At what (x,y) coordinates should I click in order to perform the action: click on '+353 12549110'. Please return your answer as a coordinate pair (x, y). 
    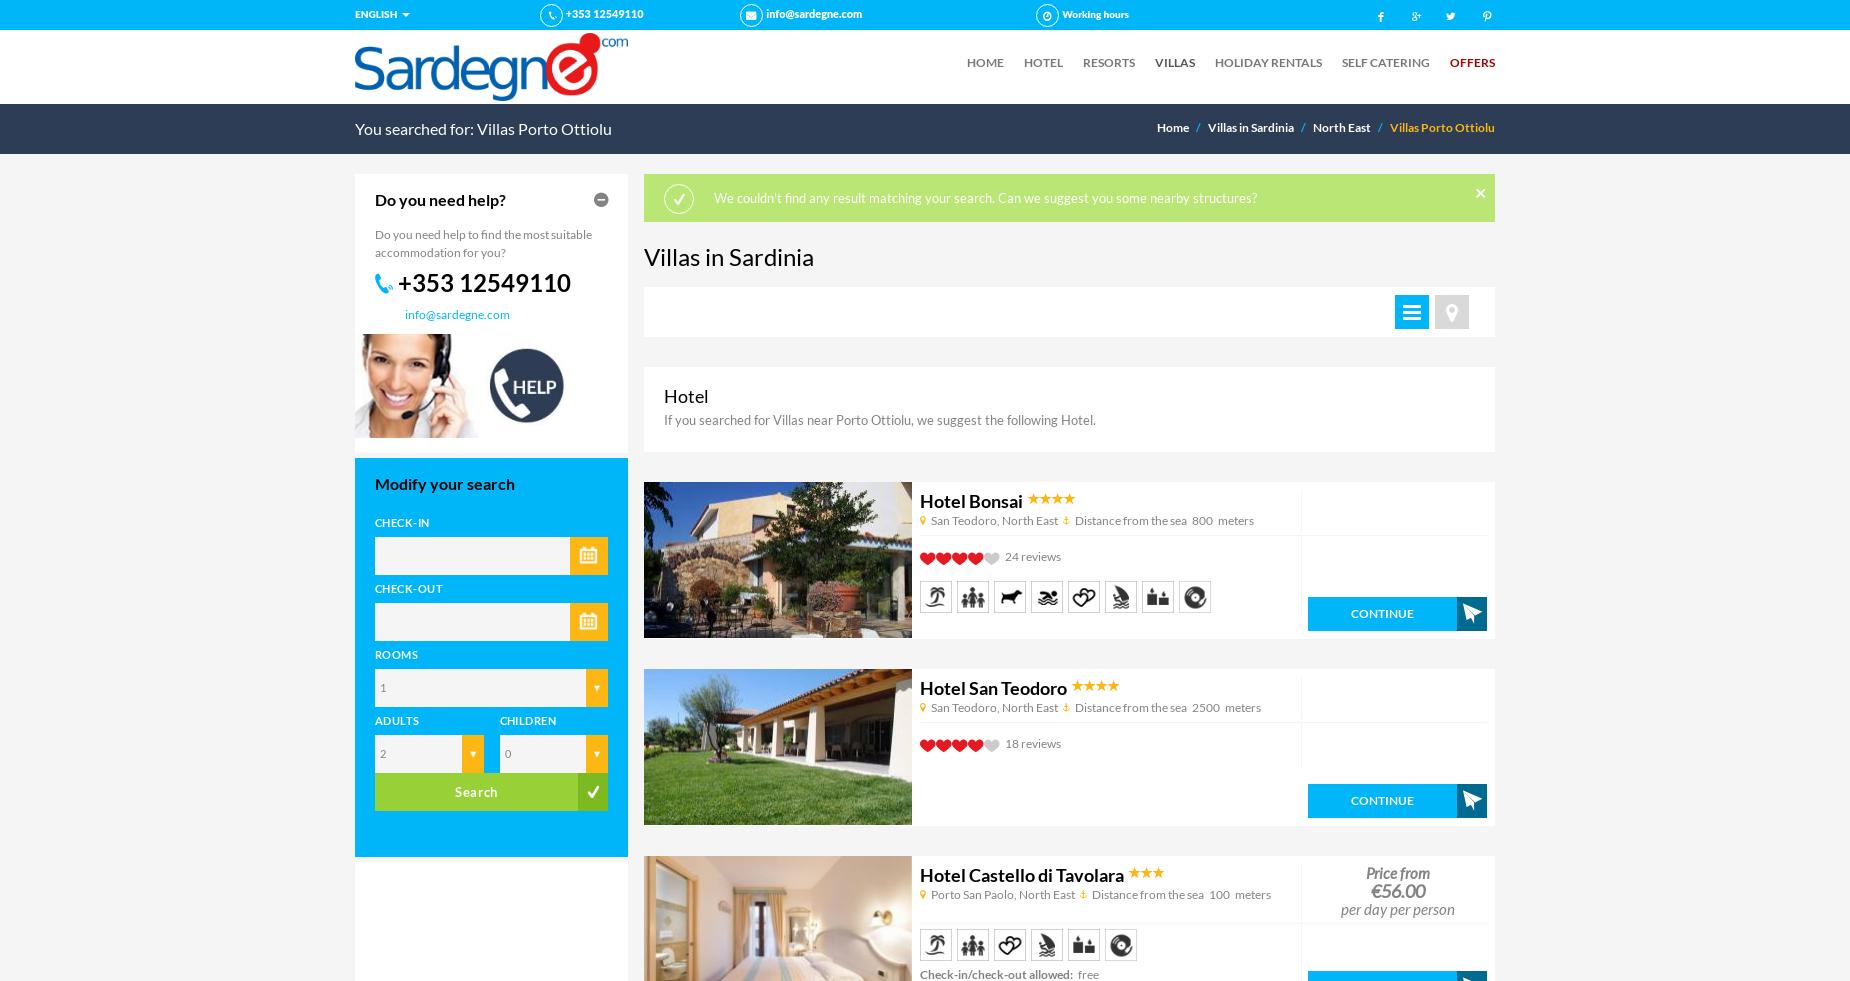
    Looking at the image, I should click on (484, 280).